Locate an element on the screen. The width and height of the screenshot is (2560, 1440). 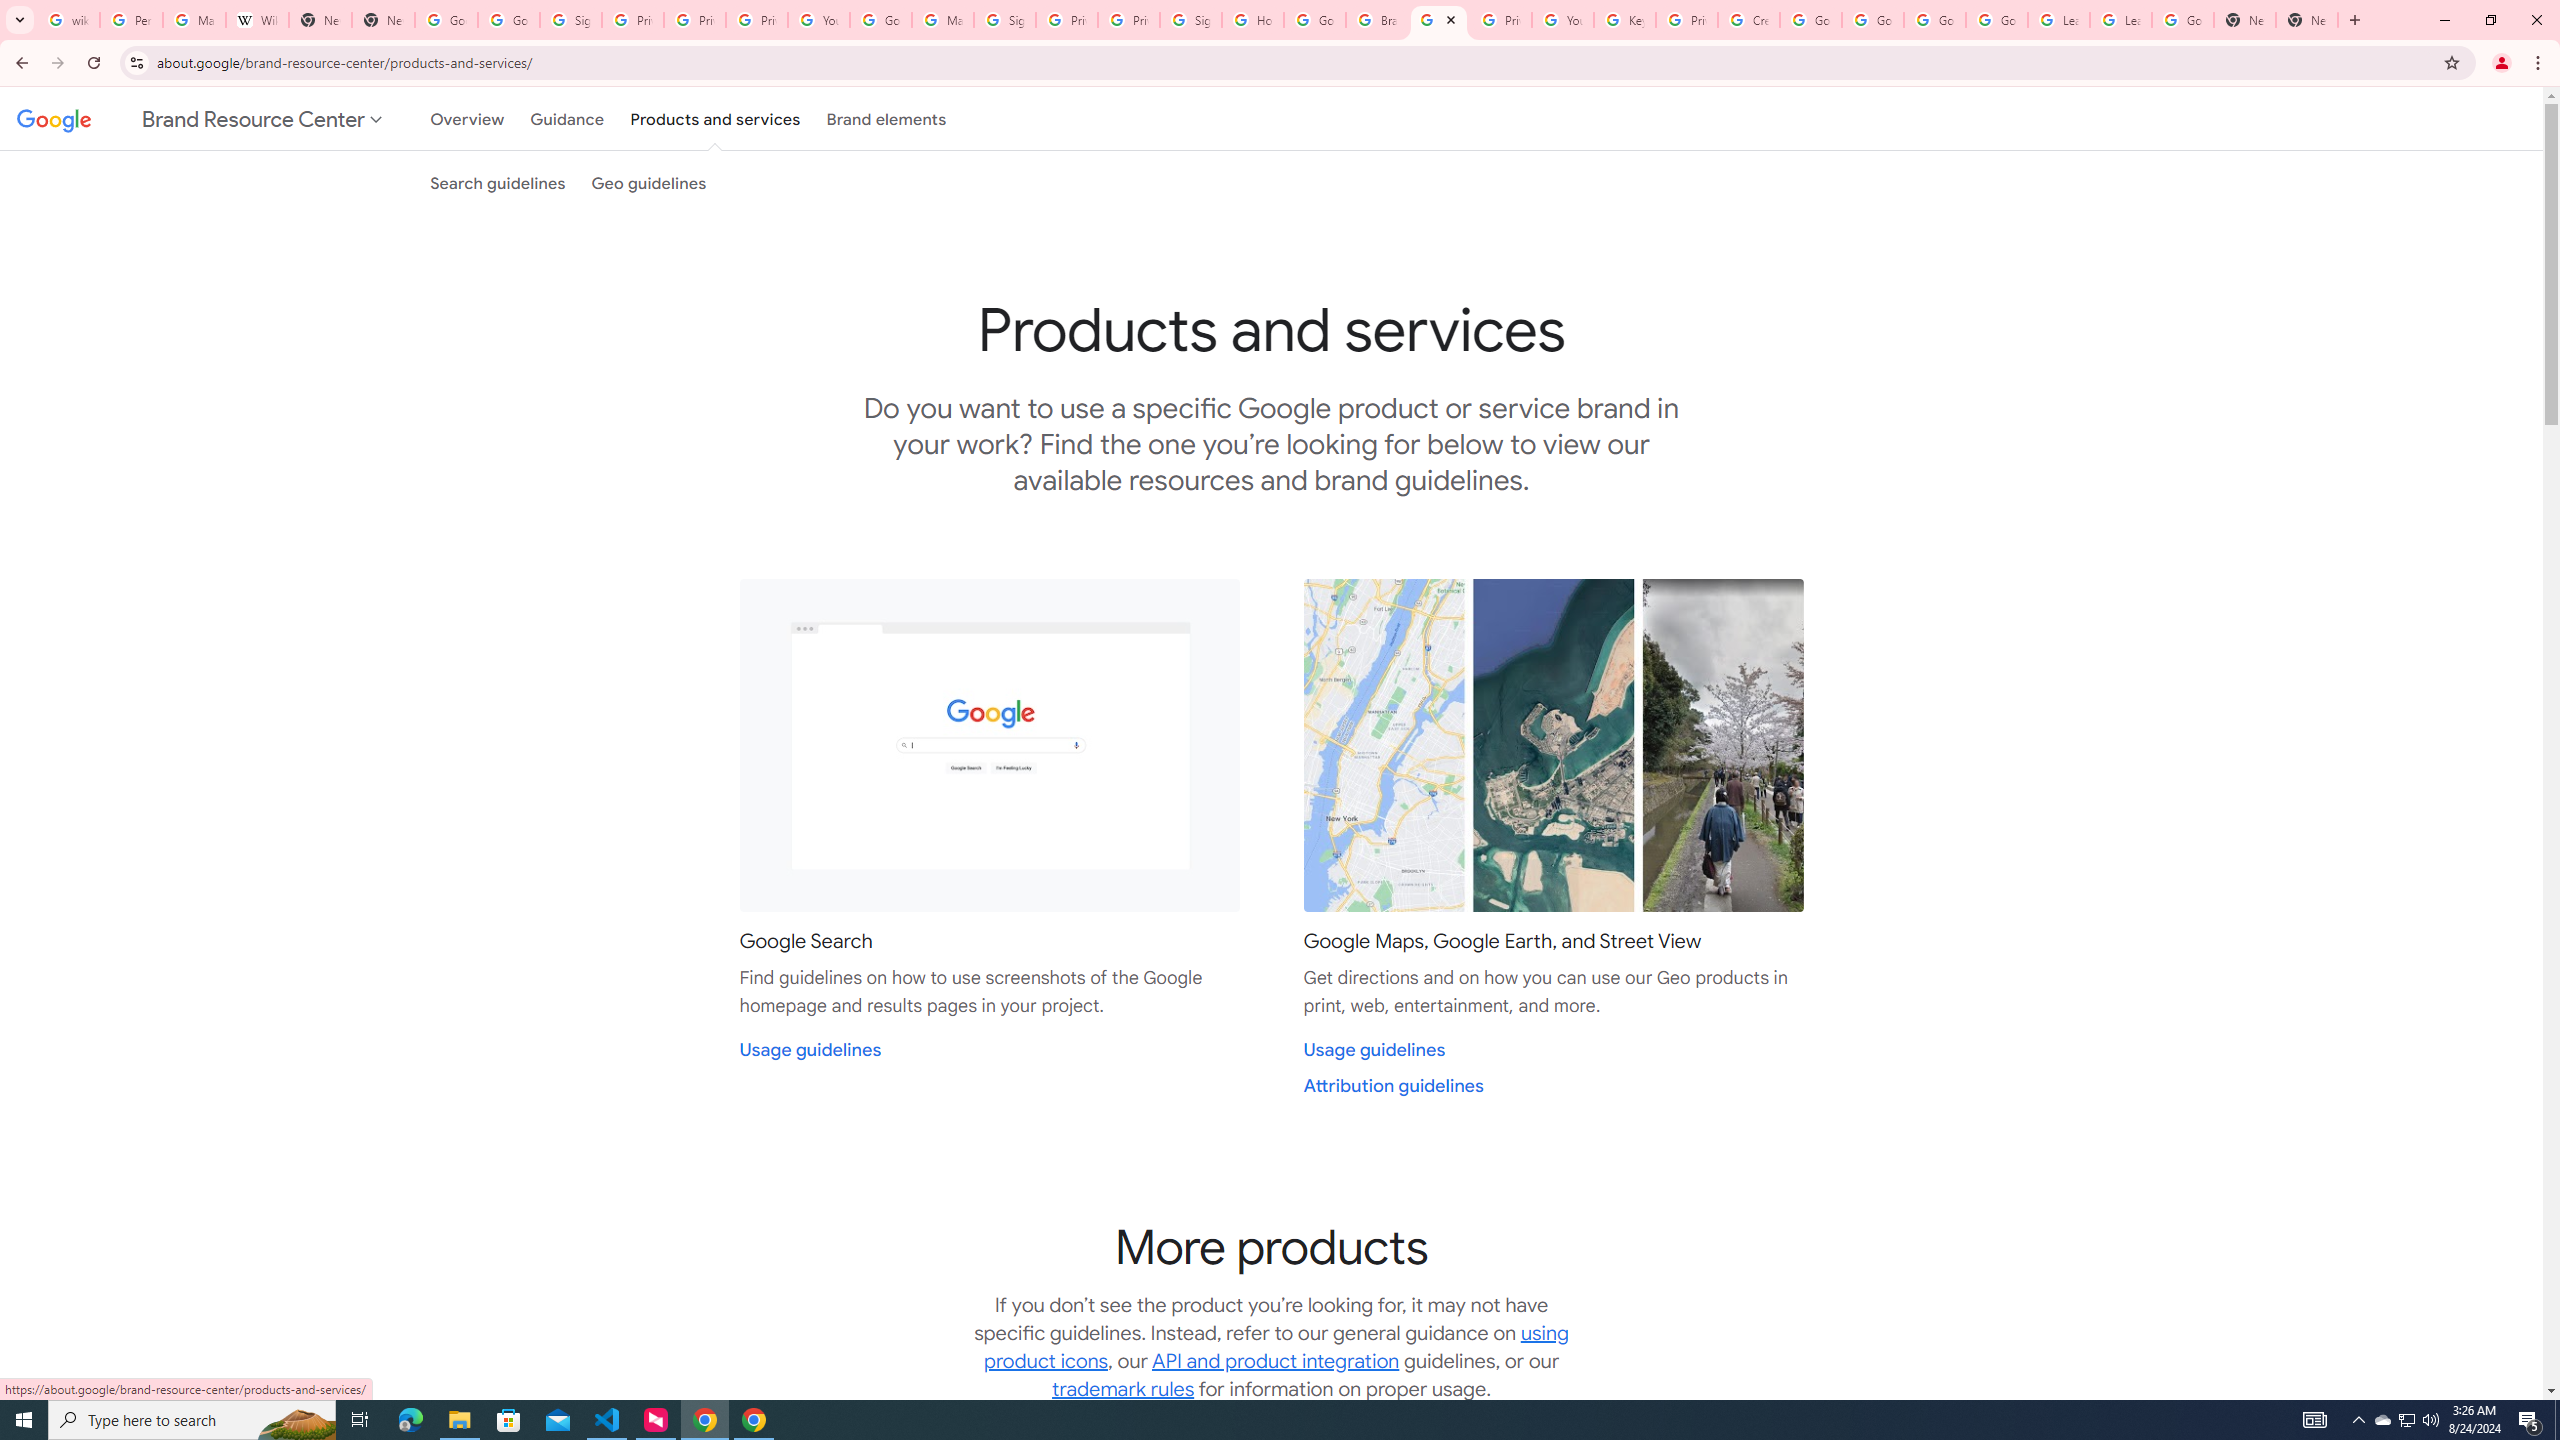
'Personalization & Google Search results - Google Search Help' is located at coordinates (130, 19).